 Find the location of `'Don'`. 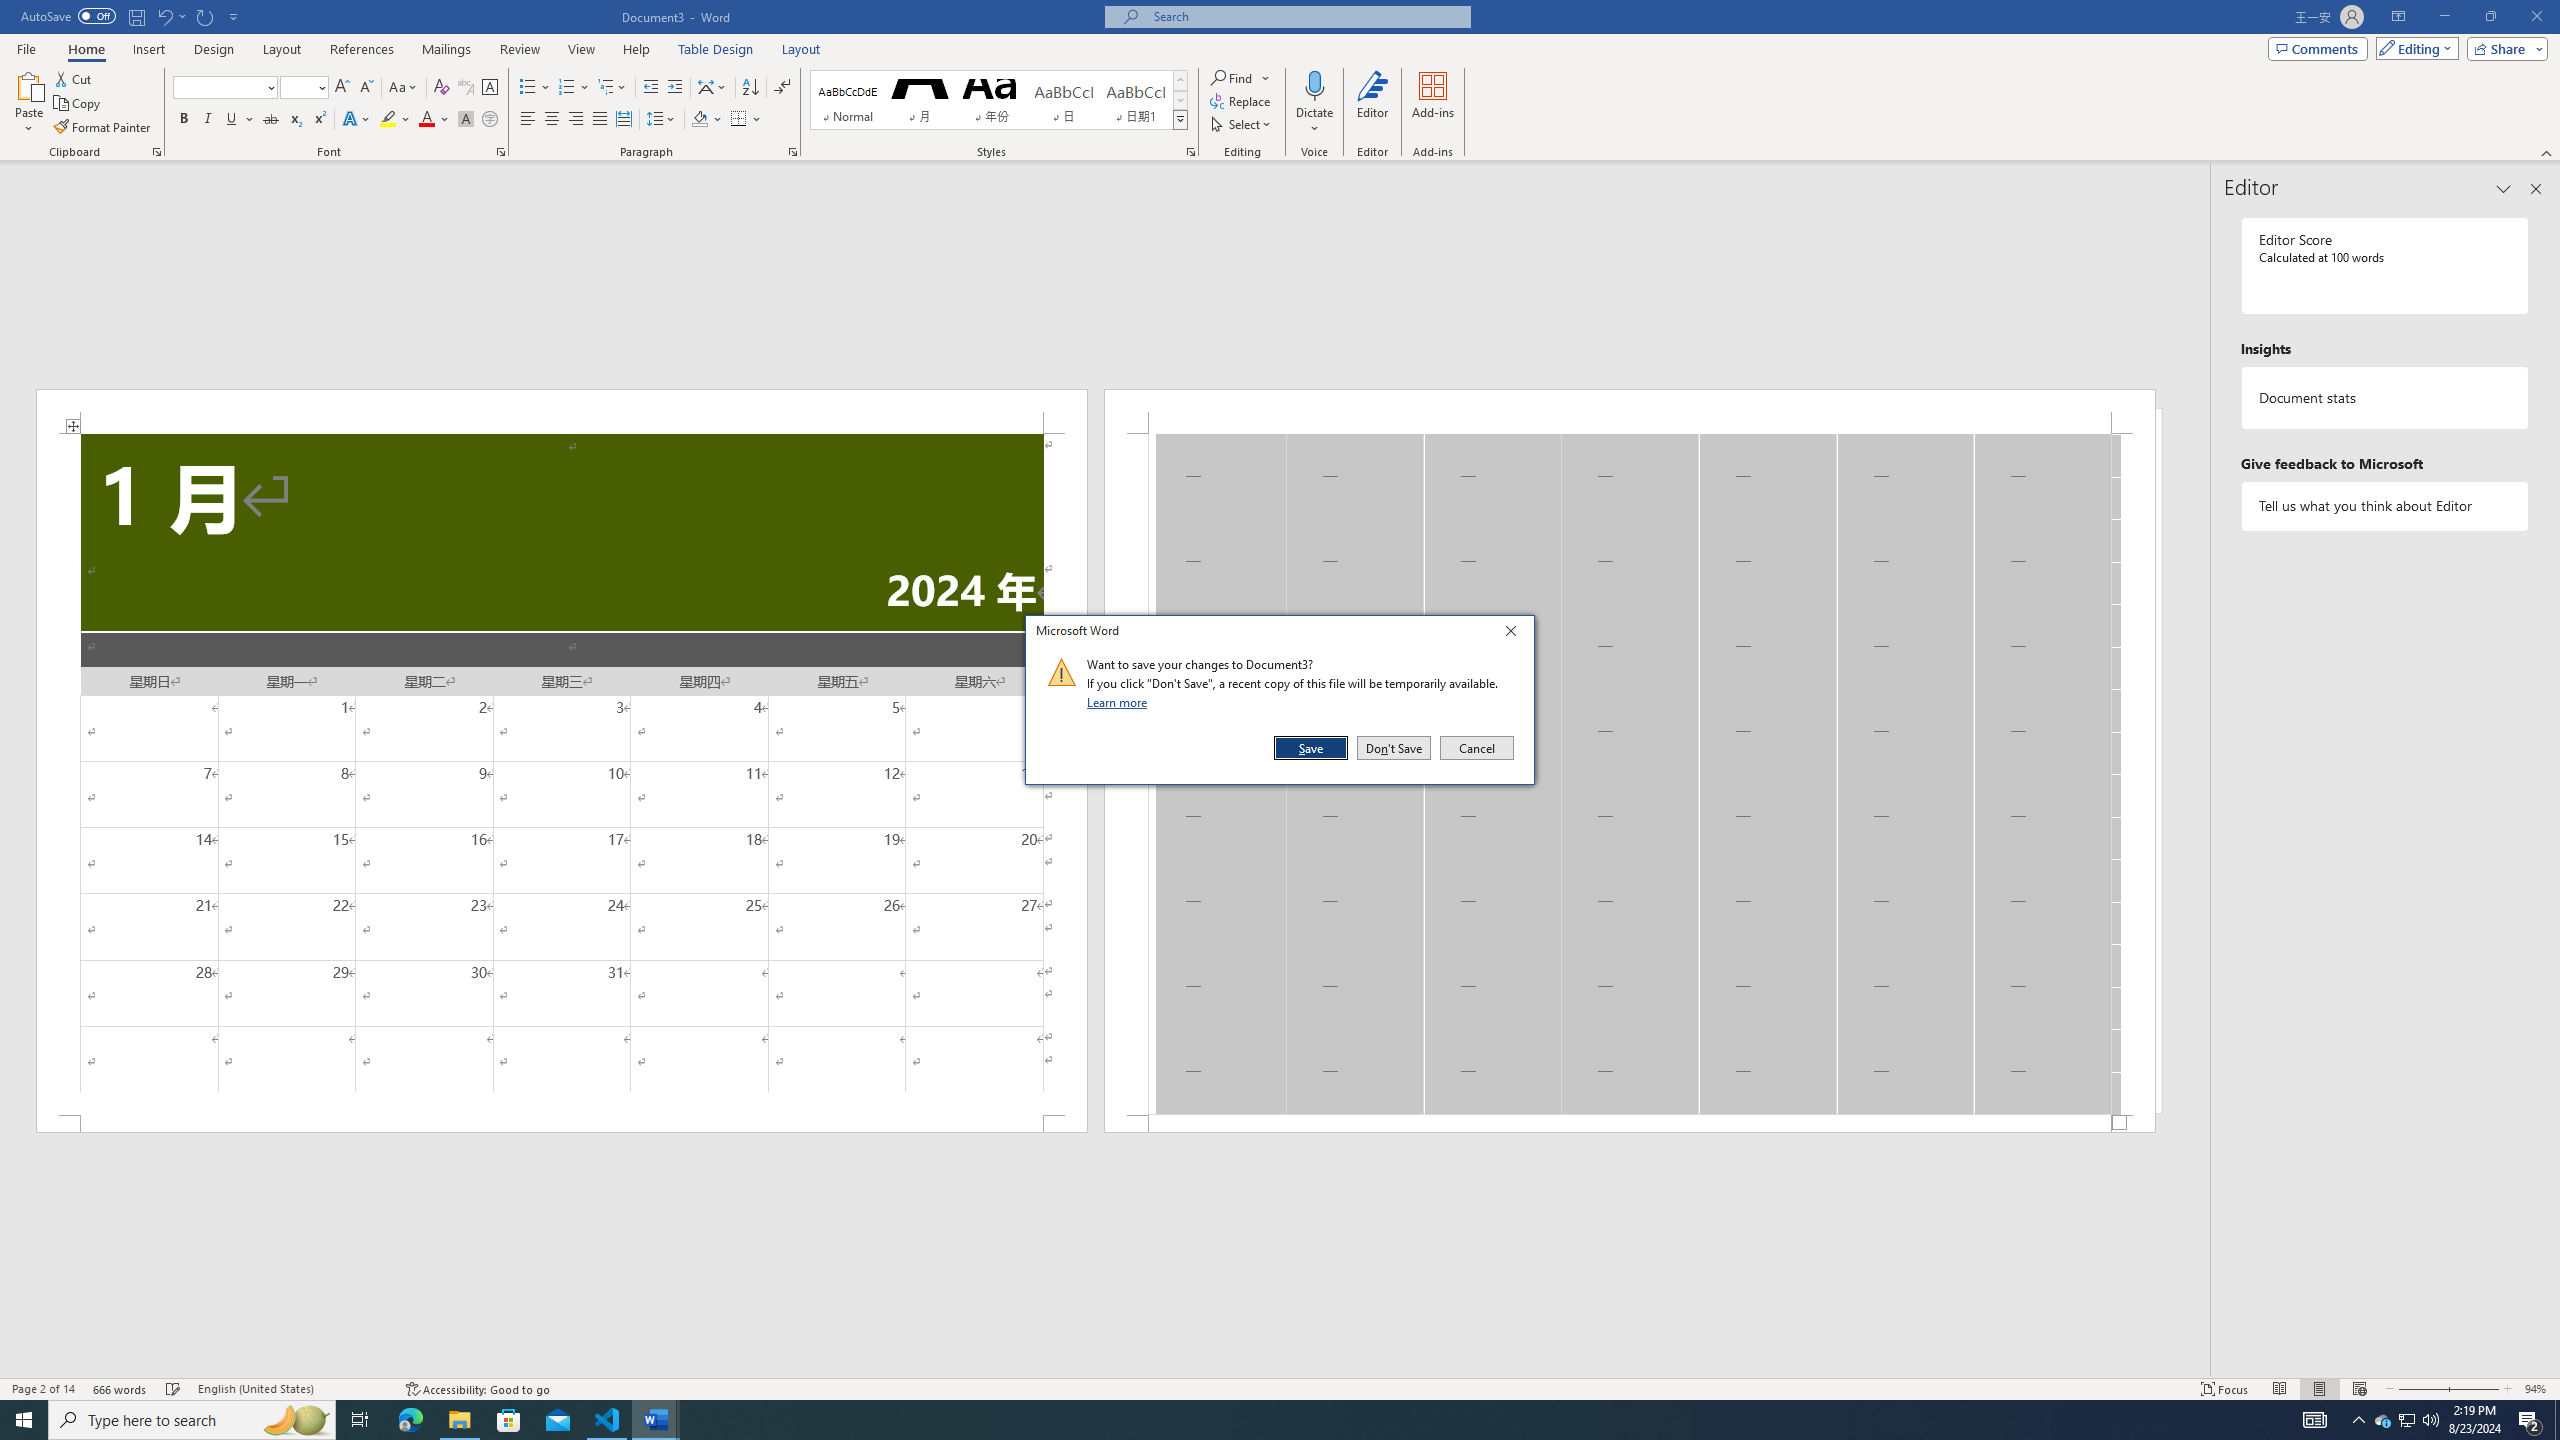

'Don' is located at coordinates (1393, 747).